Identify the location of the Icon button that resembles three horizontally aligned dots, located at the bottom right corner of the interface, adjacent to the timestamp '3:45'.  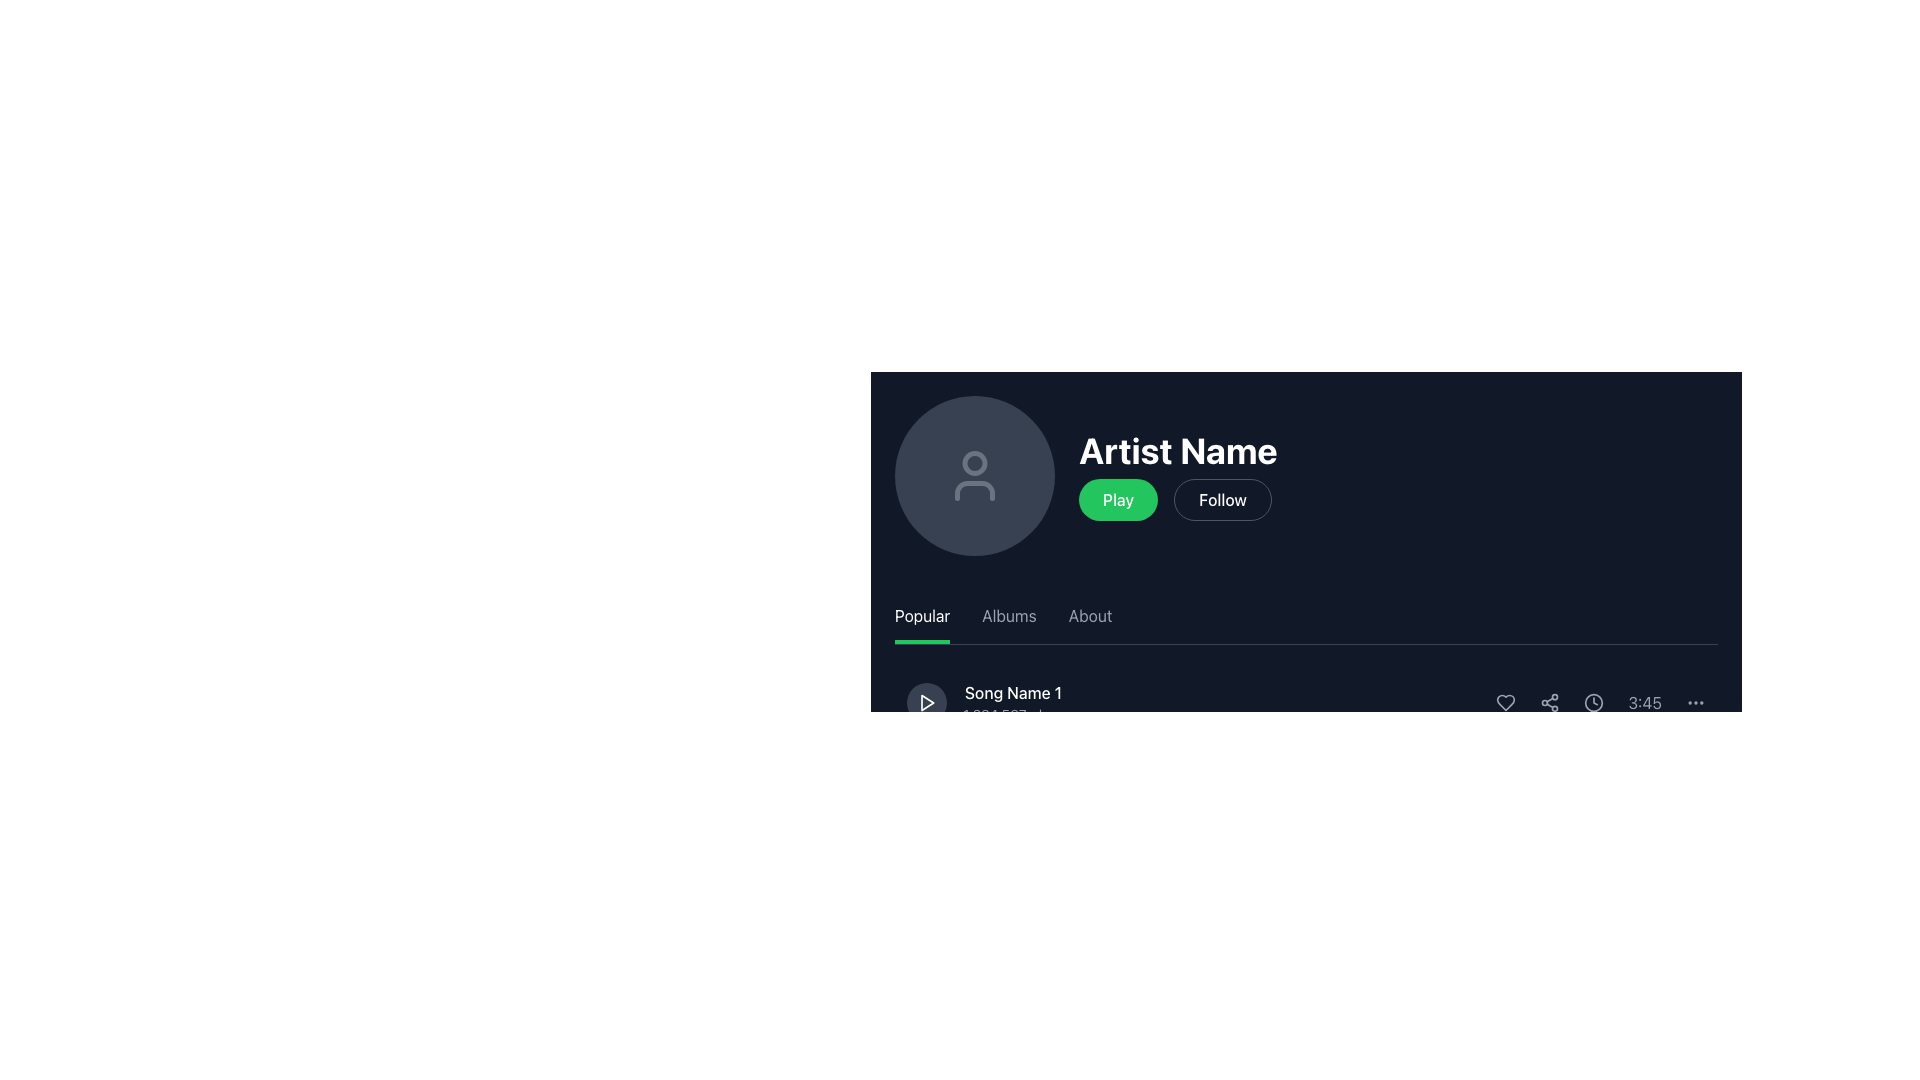
(1694, 701).